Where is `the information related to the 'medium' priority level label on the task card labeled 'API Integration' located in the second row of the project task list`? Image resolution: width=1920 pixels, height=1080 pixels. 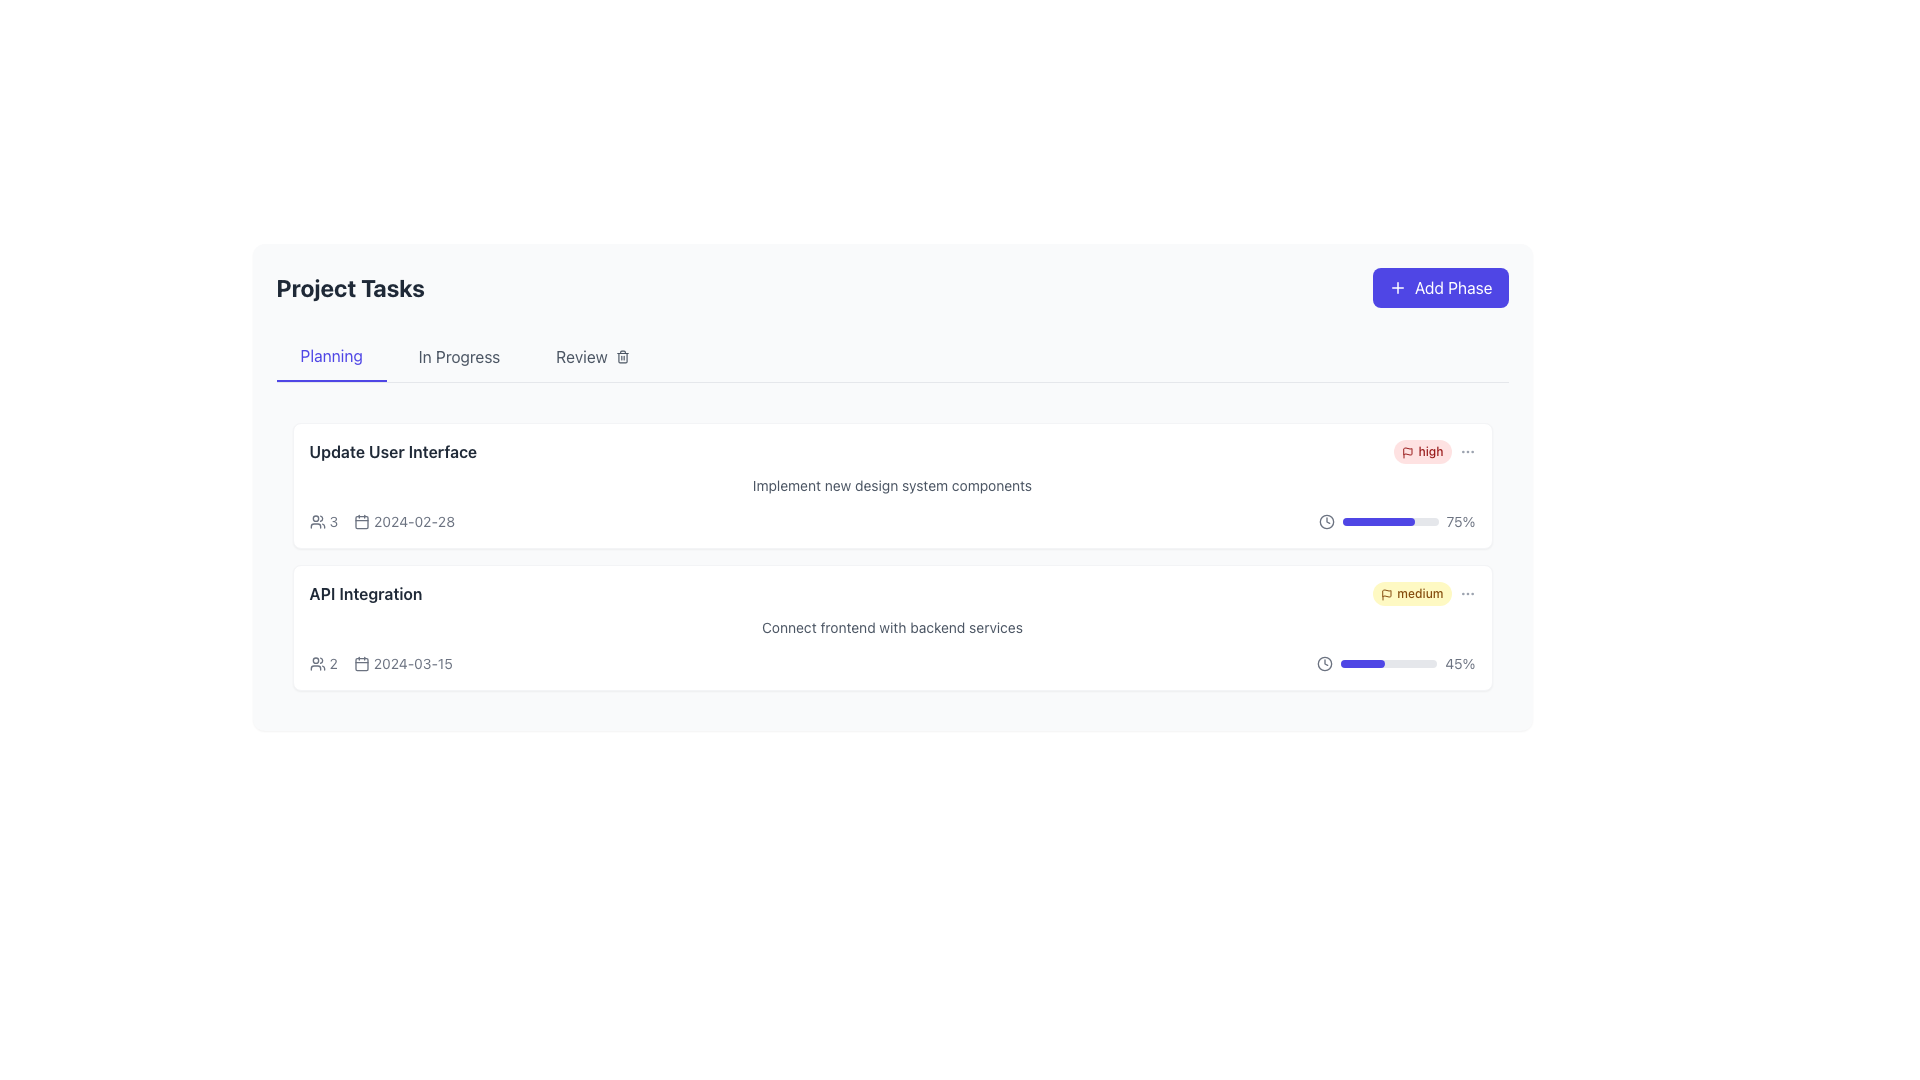 the information related to the 'medium' priority level label on the task card labeled 'API Integration' located in the second row of the project task list is located at coordinates (1411, 593).